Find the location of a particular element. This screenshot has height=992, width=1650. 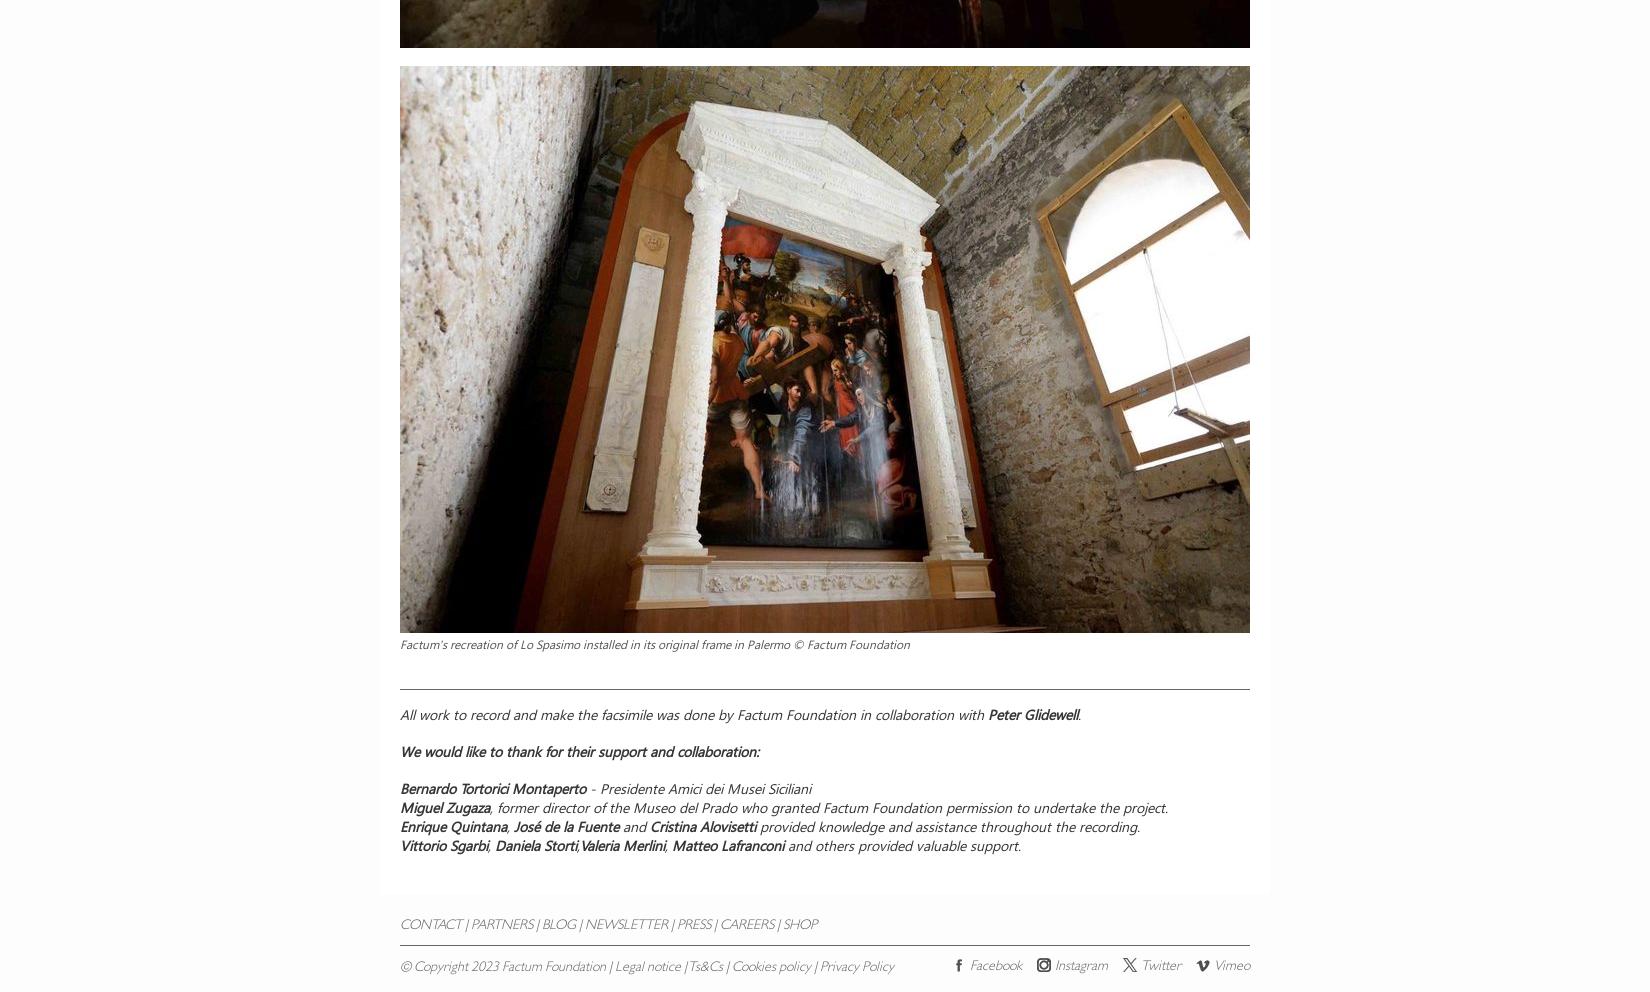

'Vimeo' is located at coordinates (1232, 966).